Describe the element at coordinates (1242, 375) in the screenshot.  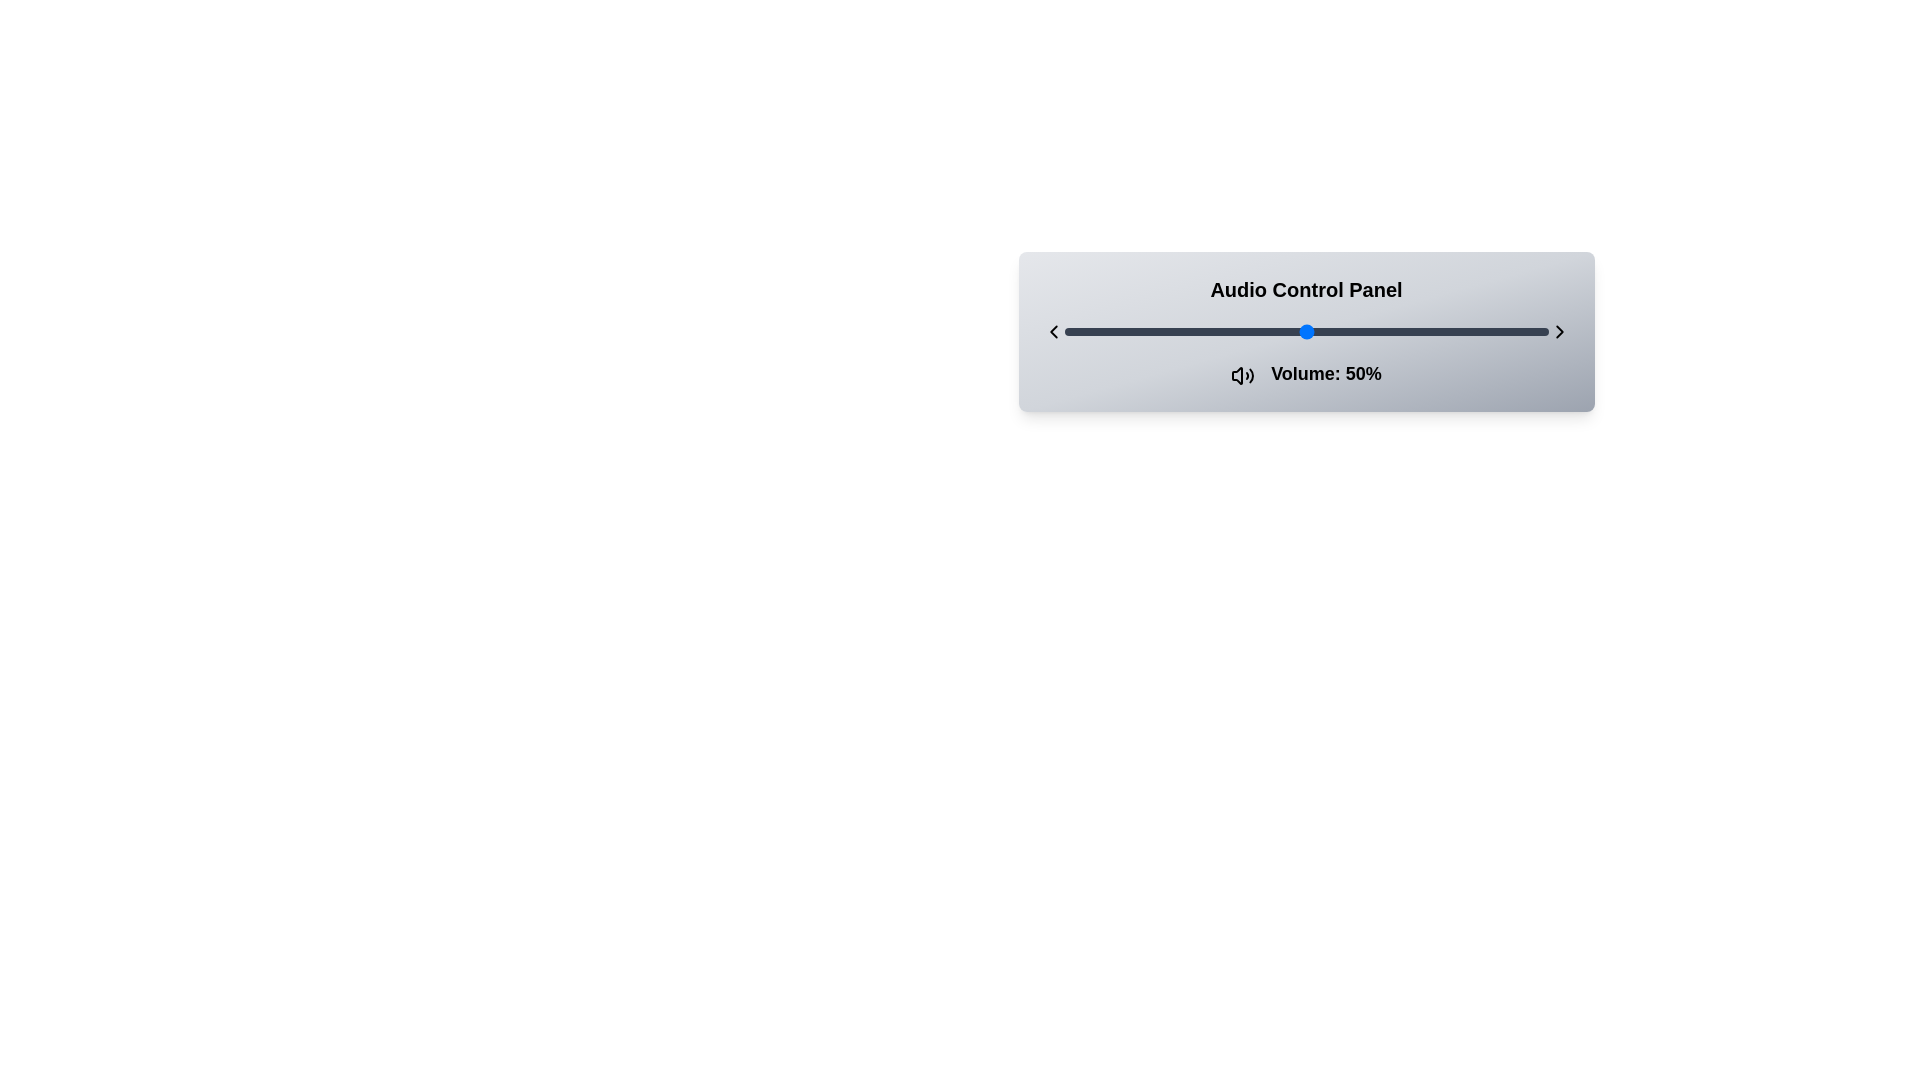
I see `the volume icon, which features a modern outline design with a speaker symbol and sound waves, located directly to the left of the text 'Volume: 50%' in the audio control panel` at that location.